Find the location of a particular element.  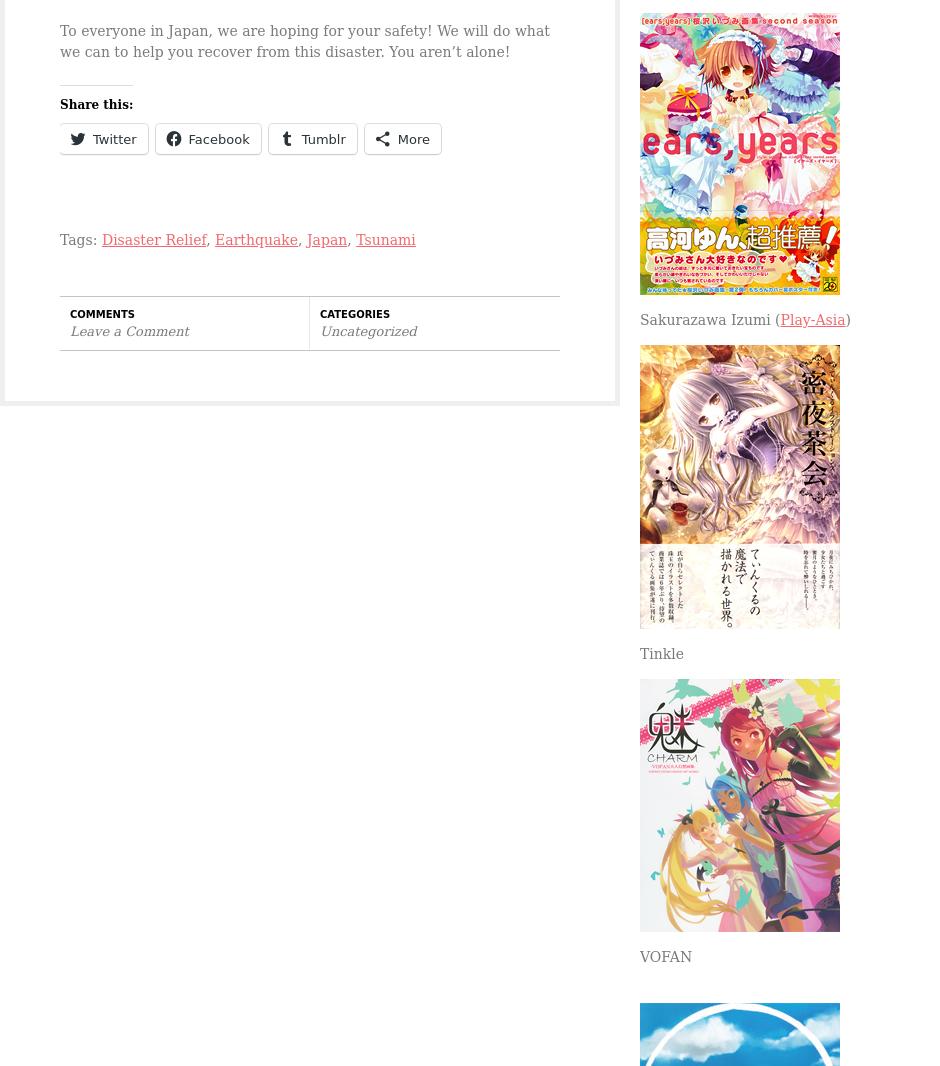

'To everyone in Japan, we are hoping for your safety! We will do what we can to help you recover from this disaster. You aren’t alone!' is located at coordinates (303, 40).